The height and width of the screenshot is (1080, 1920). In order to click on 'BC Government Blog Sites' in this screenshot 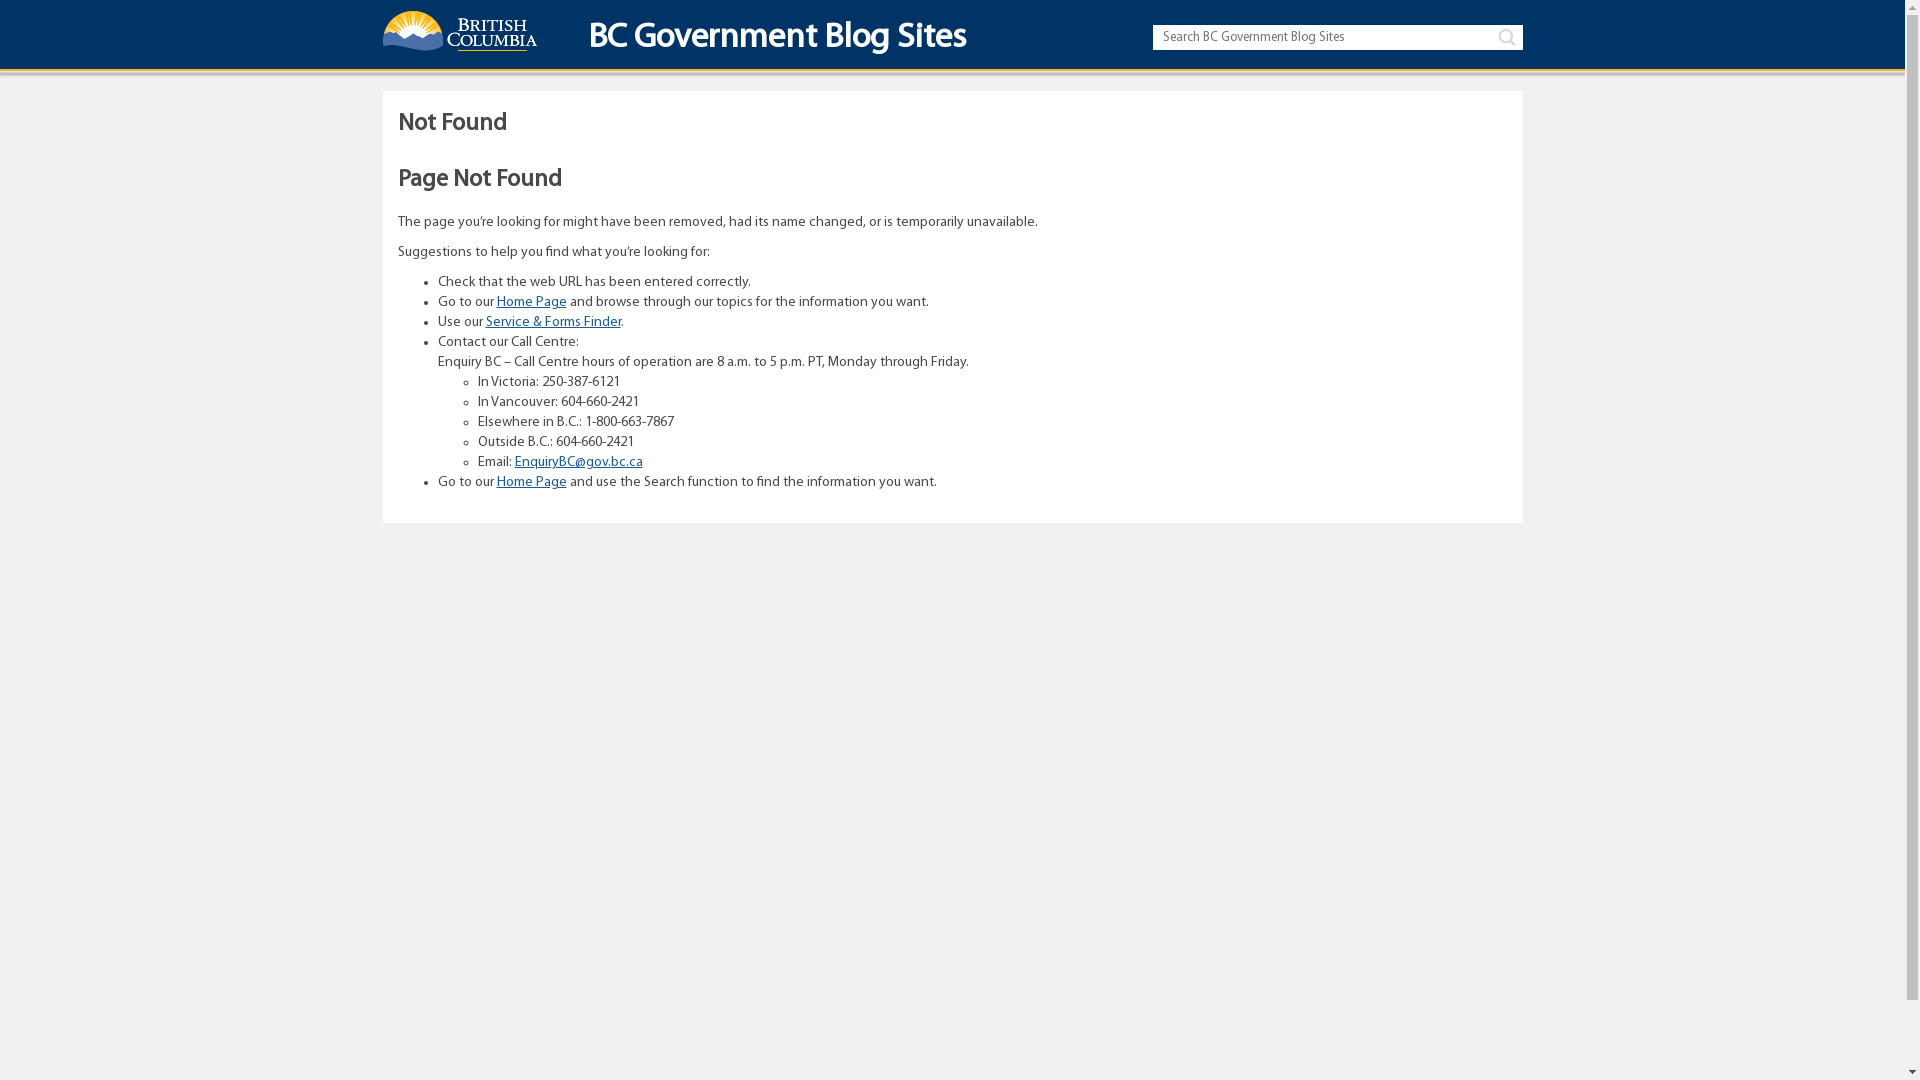, I will do `click(767, 43)`.